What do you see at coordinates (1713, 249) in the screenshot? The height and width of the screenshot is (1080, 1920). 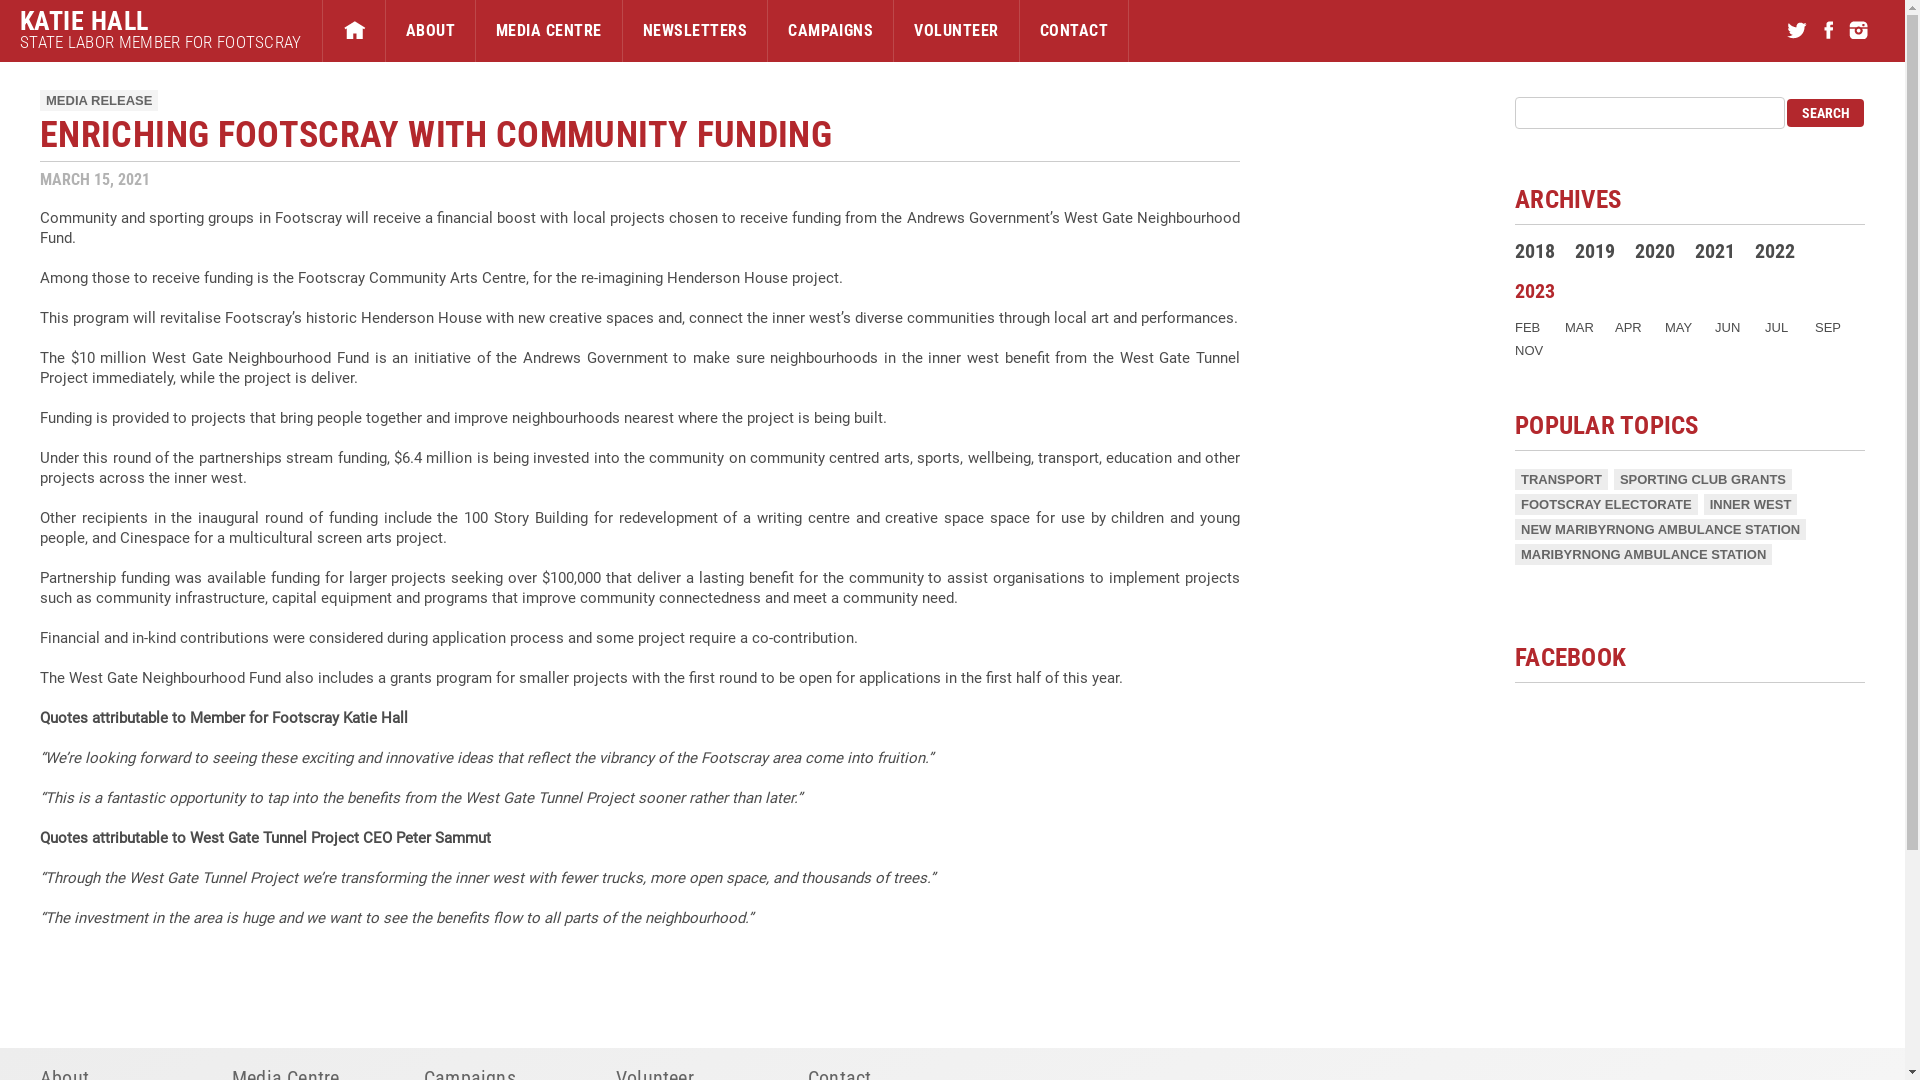 I see `'2021'` at bounding box center [1713, 249].